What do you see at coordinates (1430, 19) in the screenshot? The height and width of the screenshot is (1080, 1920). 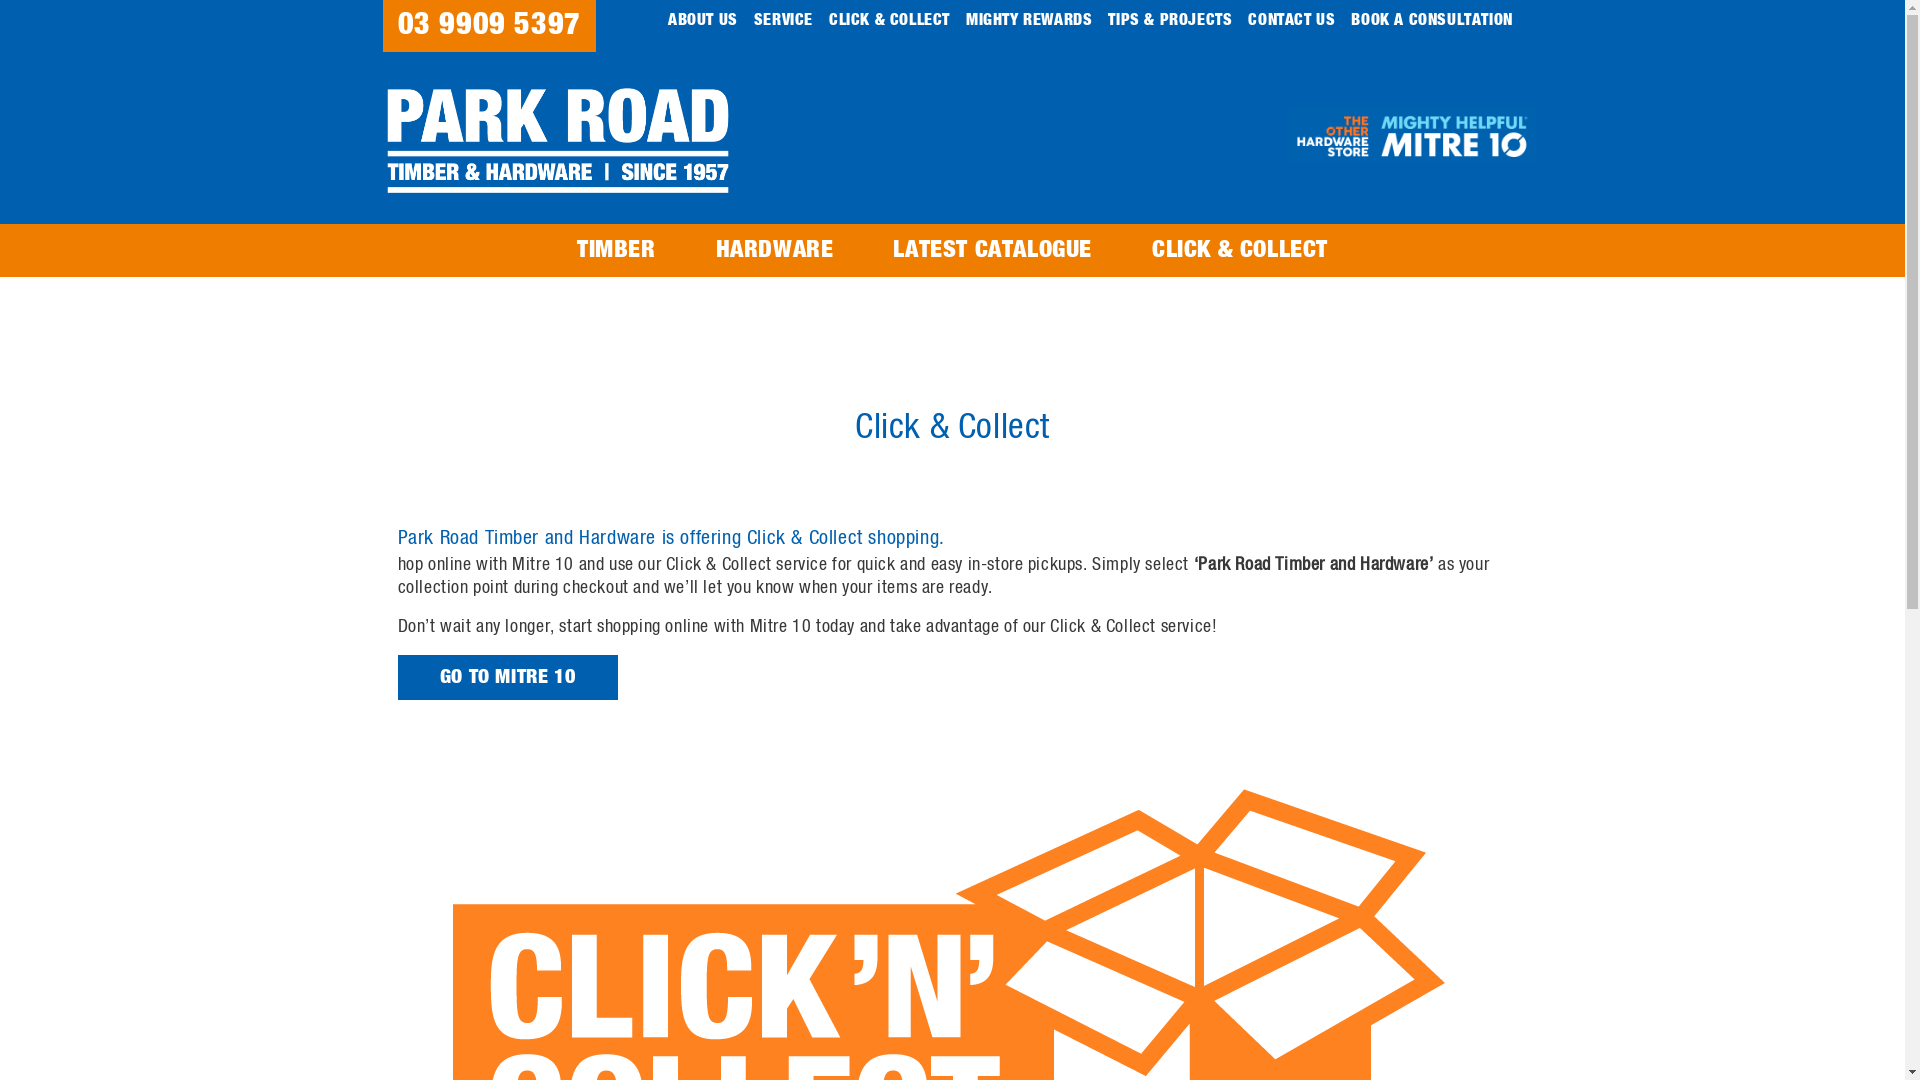 I see `'BOOK A CONSULTATION'` at bounding box center [1430, 19].